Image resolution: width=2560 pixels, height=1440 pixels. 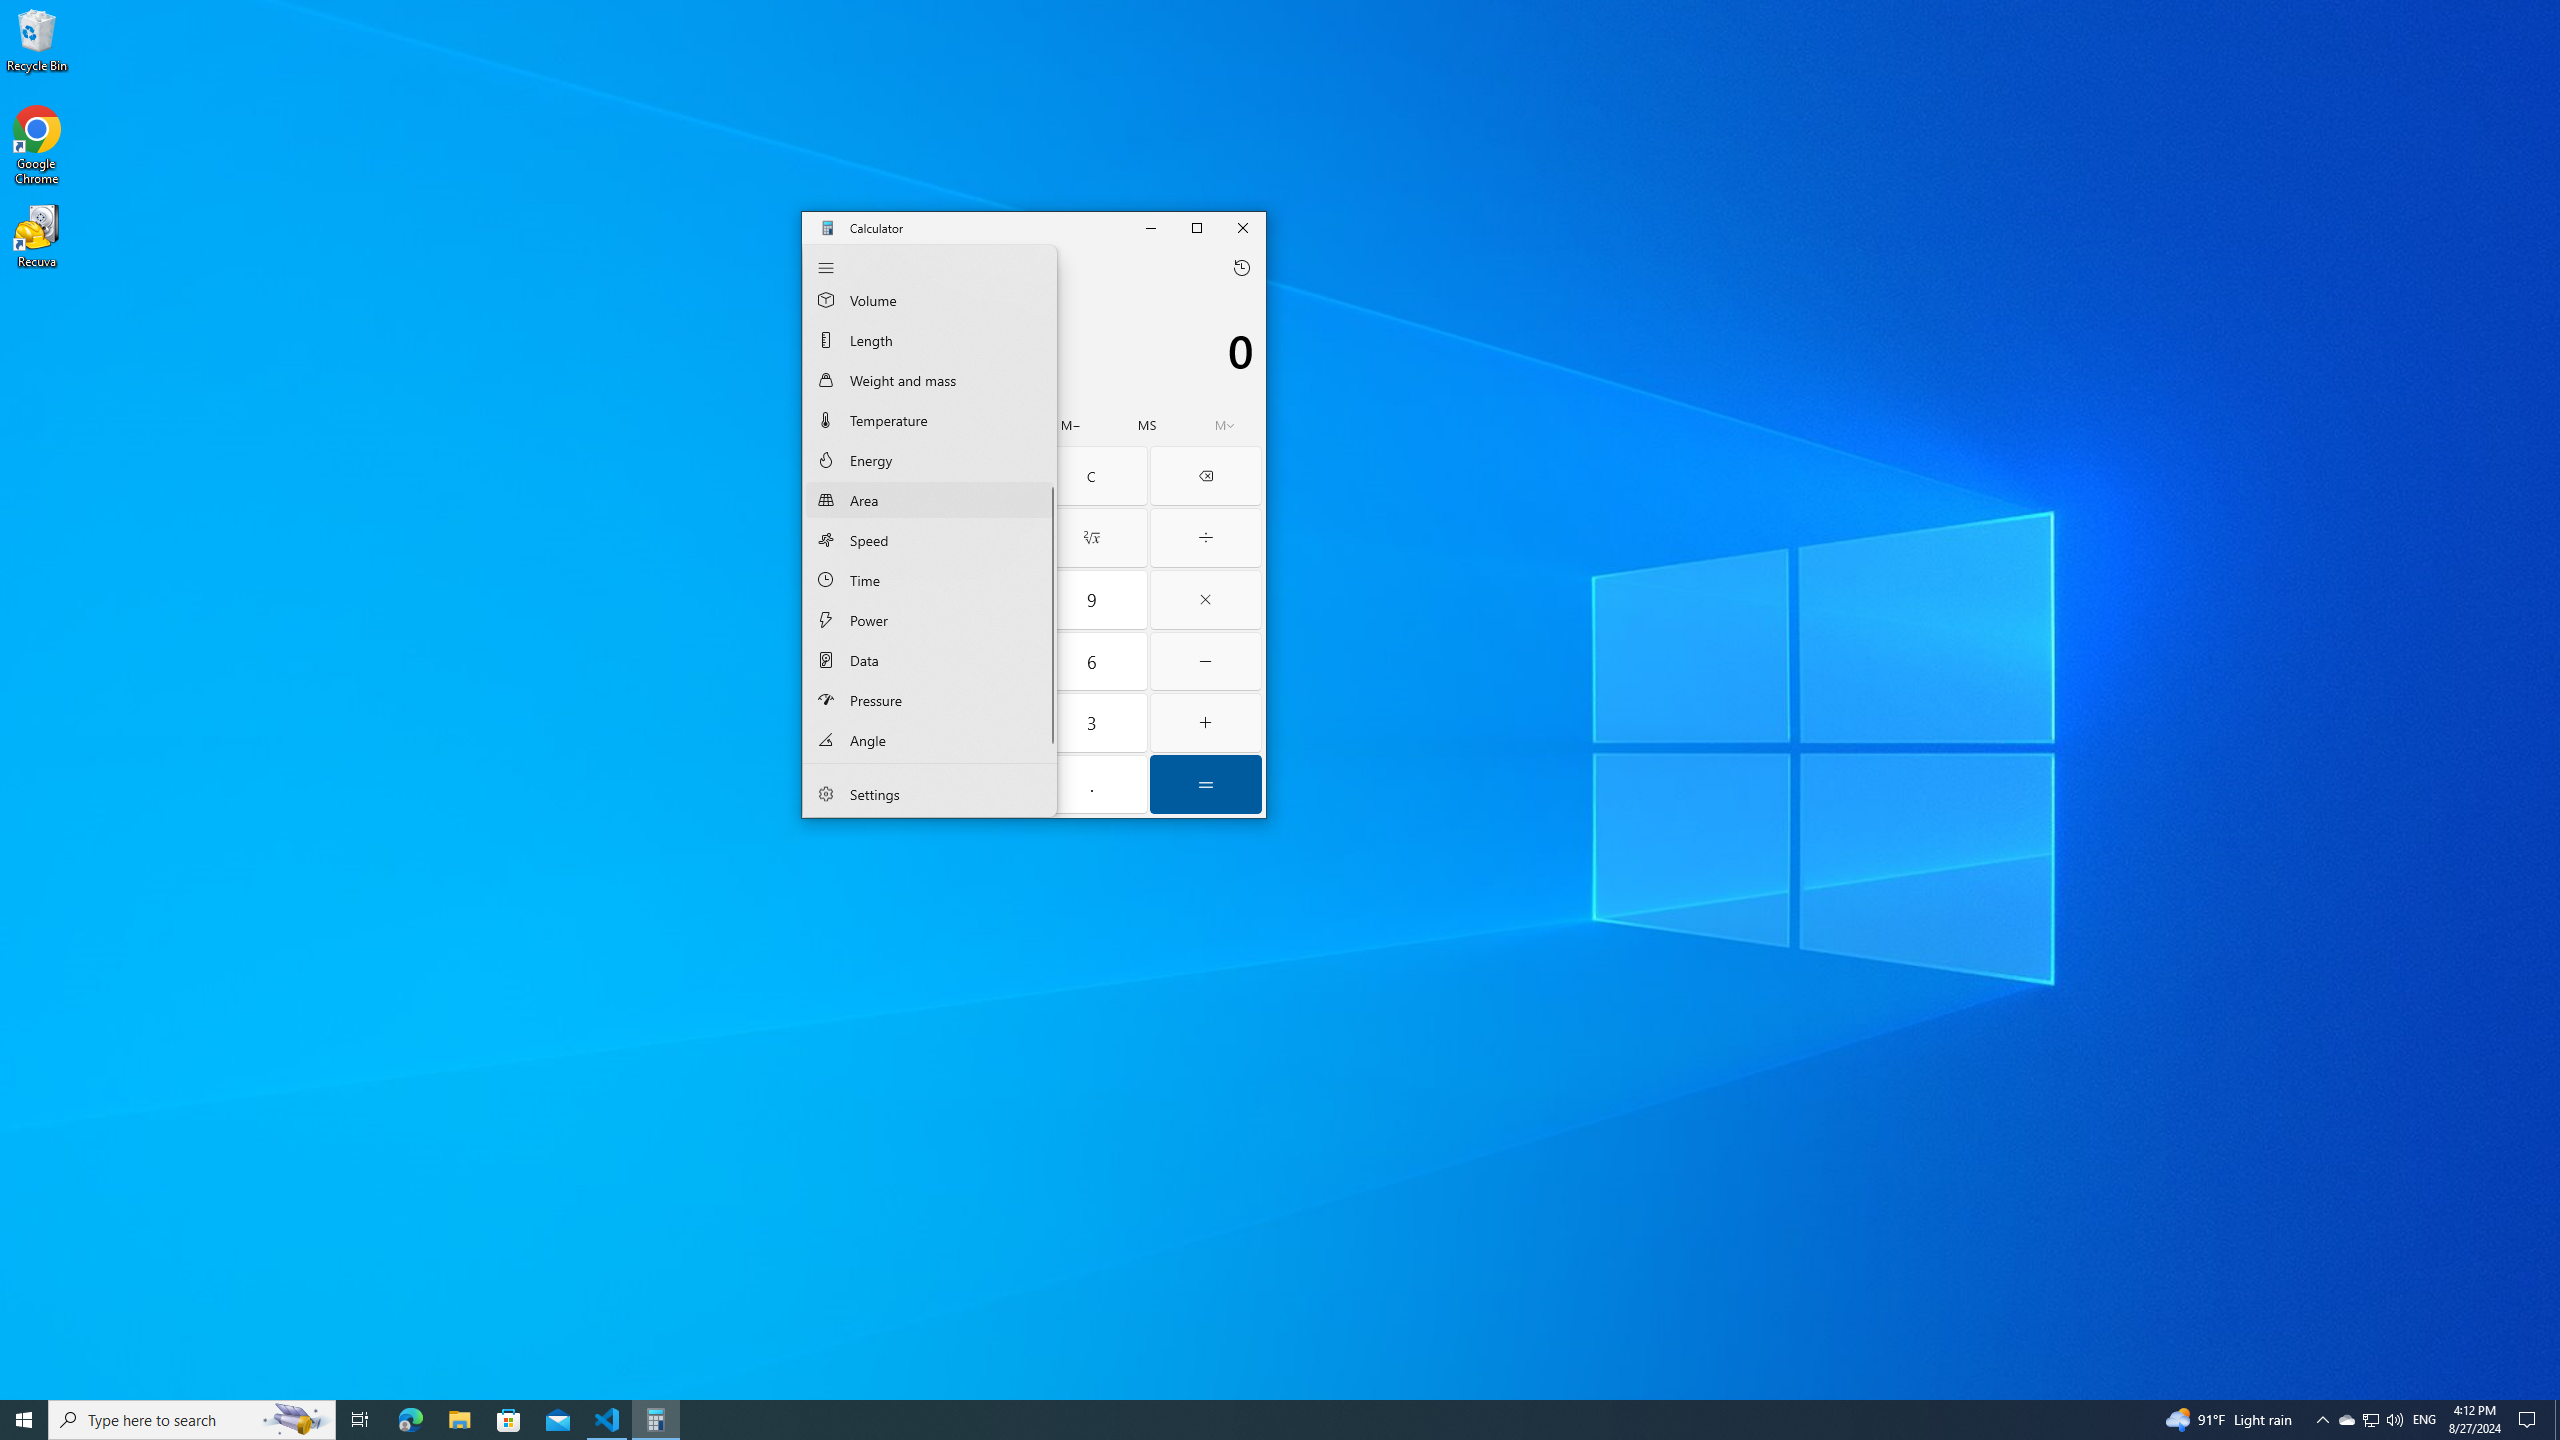 What do you see at coordinates (929, 618) in the screenshot?
I see `'Power Converter'` at bounding box center [929, 618].